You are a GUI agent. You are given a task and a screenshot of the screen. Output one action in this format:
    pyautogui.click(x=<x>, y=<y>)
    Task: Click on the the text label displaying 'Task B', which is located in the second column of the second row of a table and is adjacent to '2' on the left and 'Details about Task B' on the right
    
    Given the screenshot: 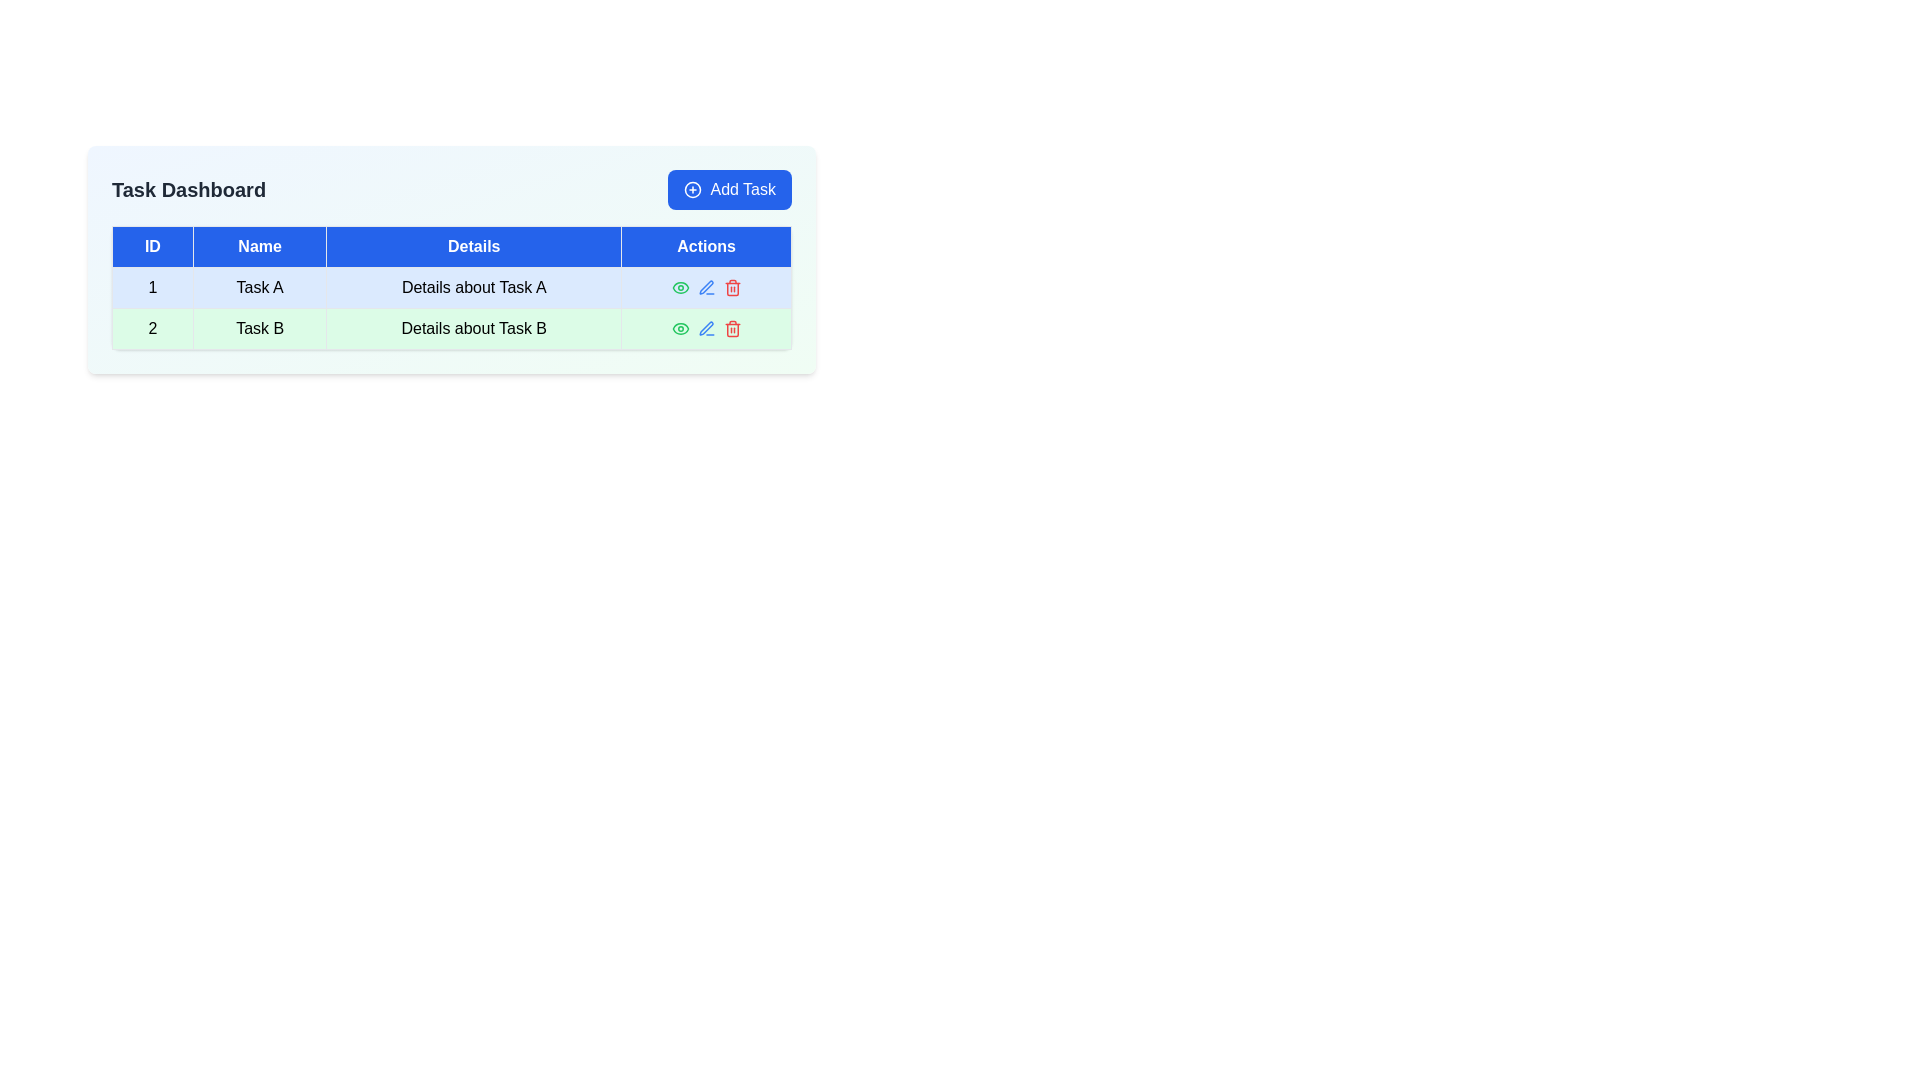 What is the action you would take?
    pyautogui.click(x=259, y=327)
    